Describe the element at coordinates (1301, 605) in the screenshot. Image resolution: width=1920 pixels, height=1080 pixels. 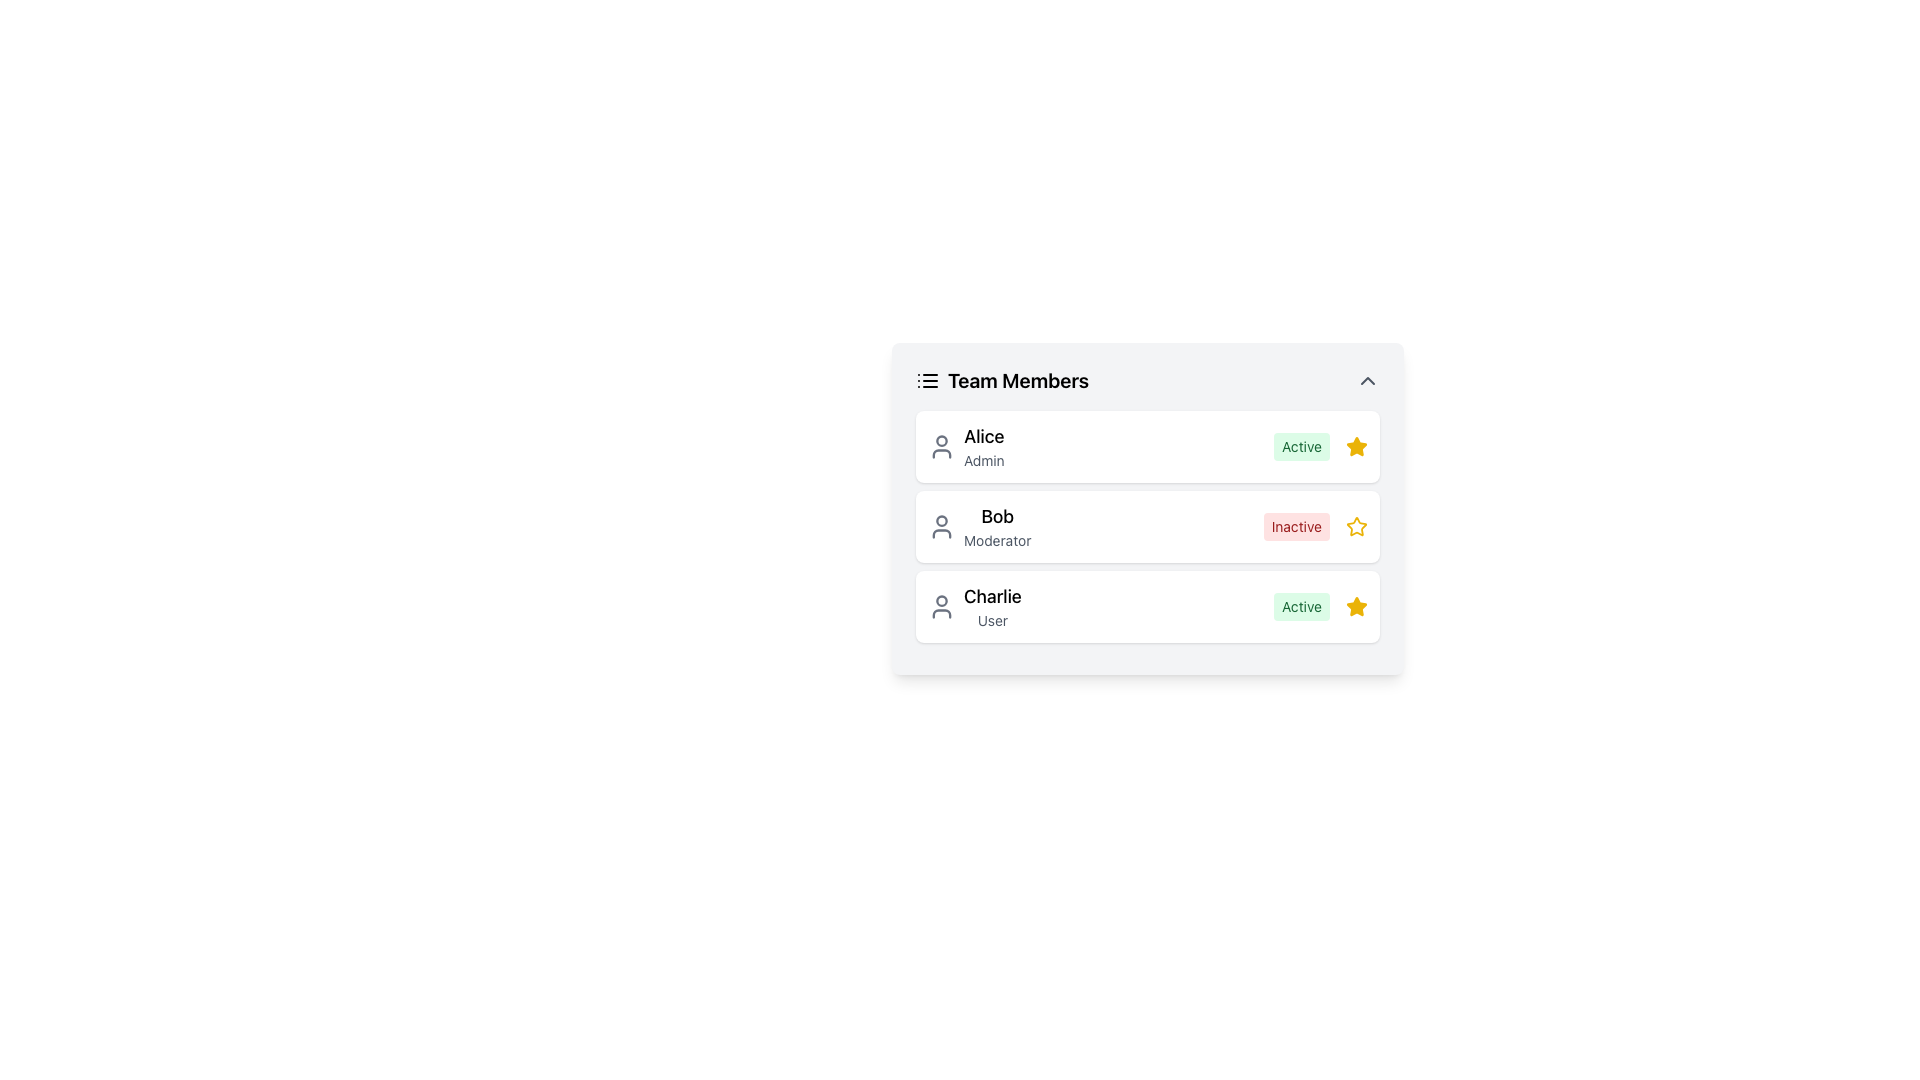
I see `the text displayed on the 'Active' badge located in the third row of the 'Team Members' card adjacent to 'Charlie'` at that location.